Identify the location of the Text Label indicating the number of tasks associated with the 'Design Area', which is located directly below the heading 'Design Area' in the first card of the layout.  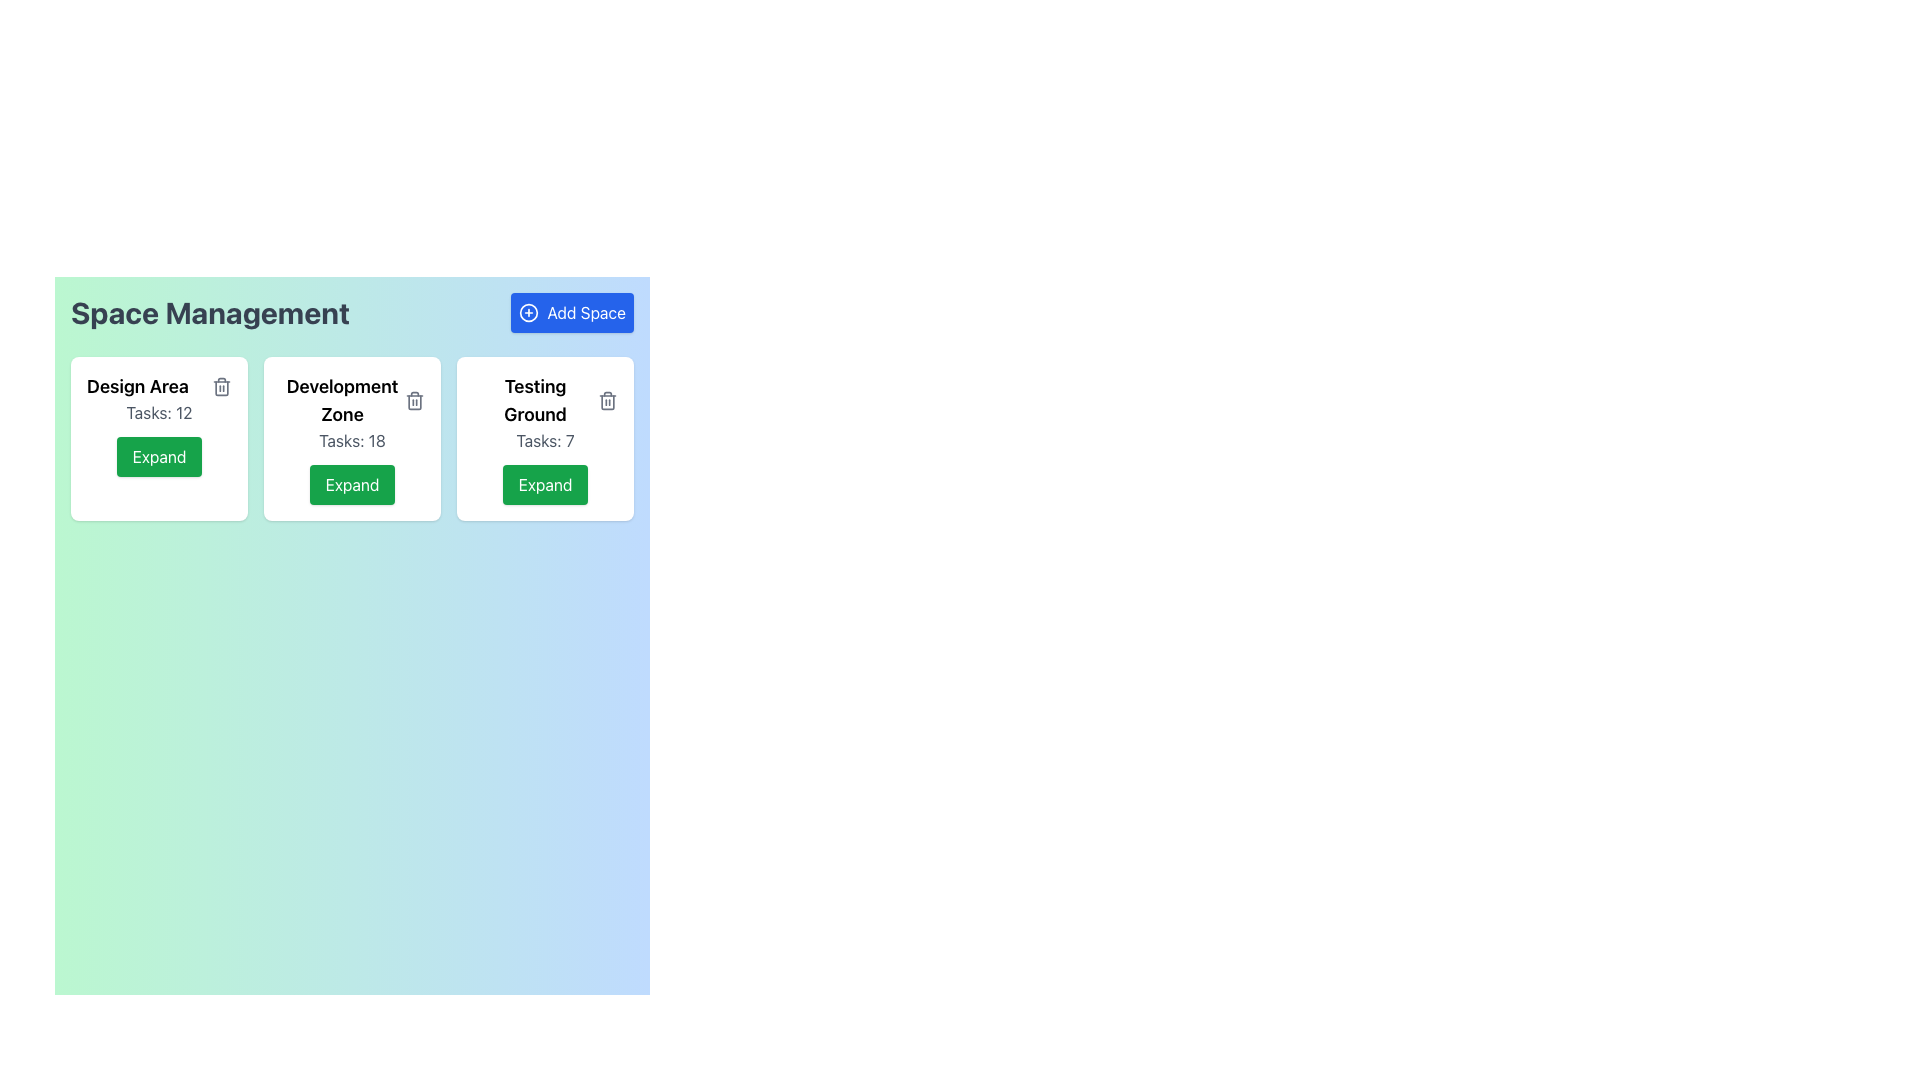
(158, 411).